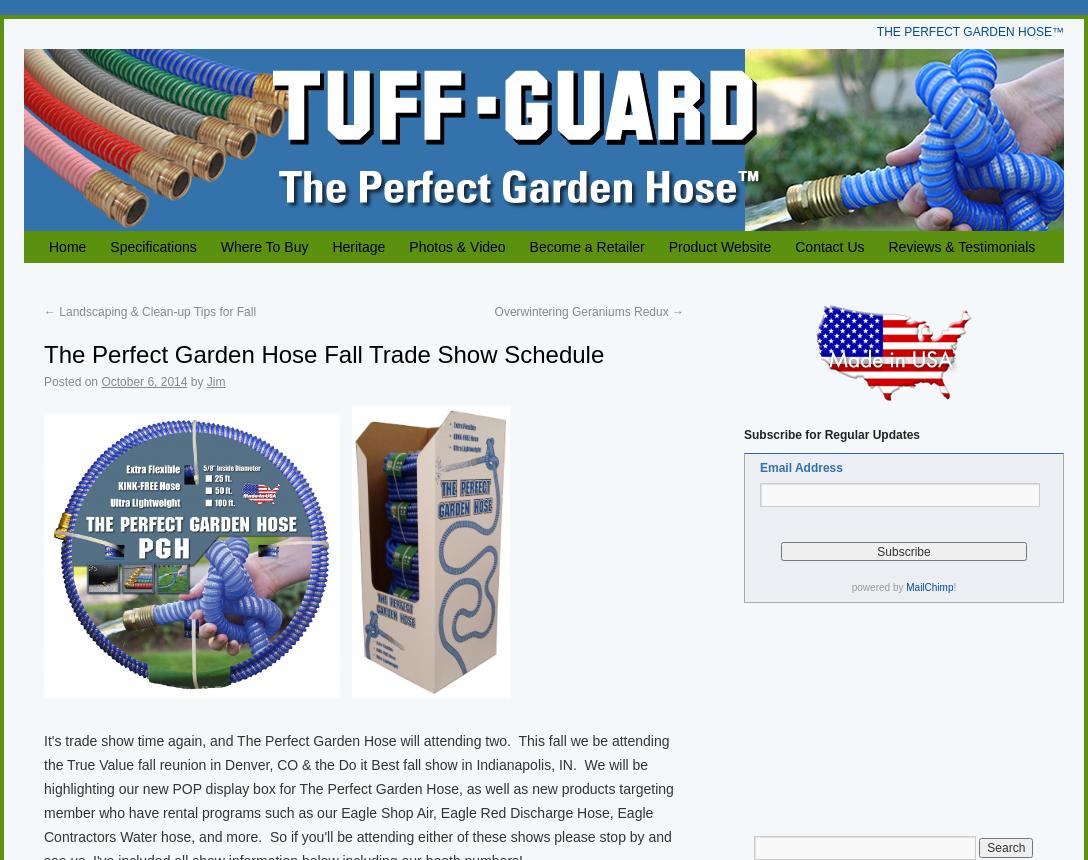 The width and height of the screenshot is (1088, 860). I want to click on 'Overwintering Geraniums Redux', so click(582, 311).